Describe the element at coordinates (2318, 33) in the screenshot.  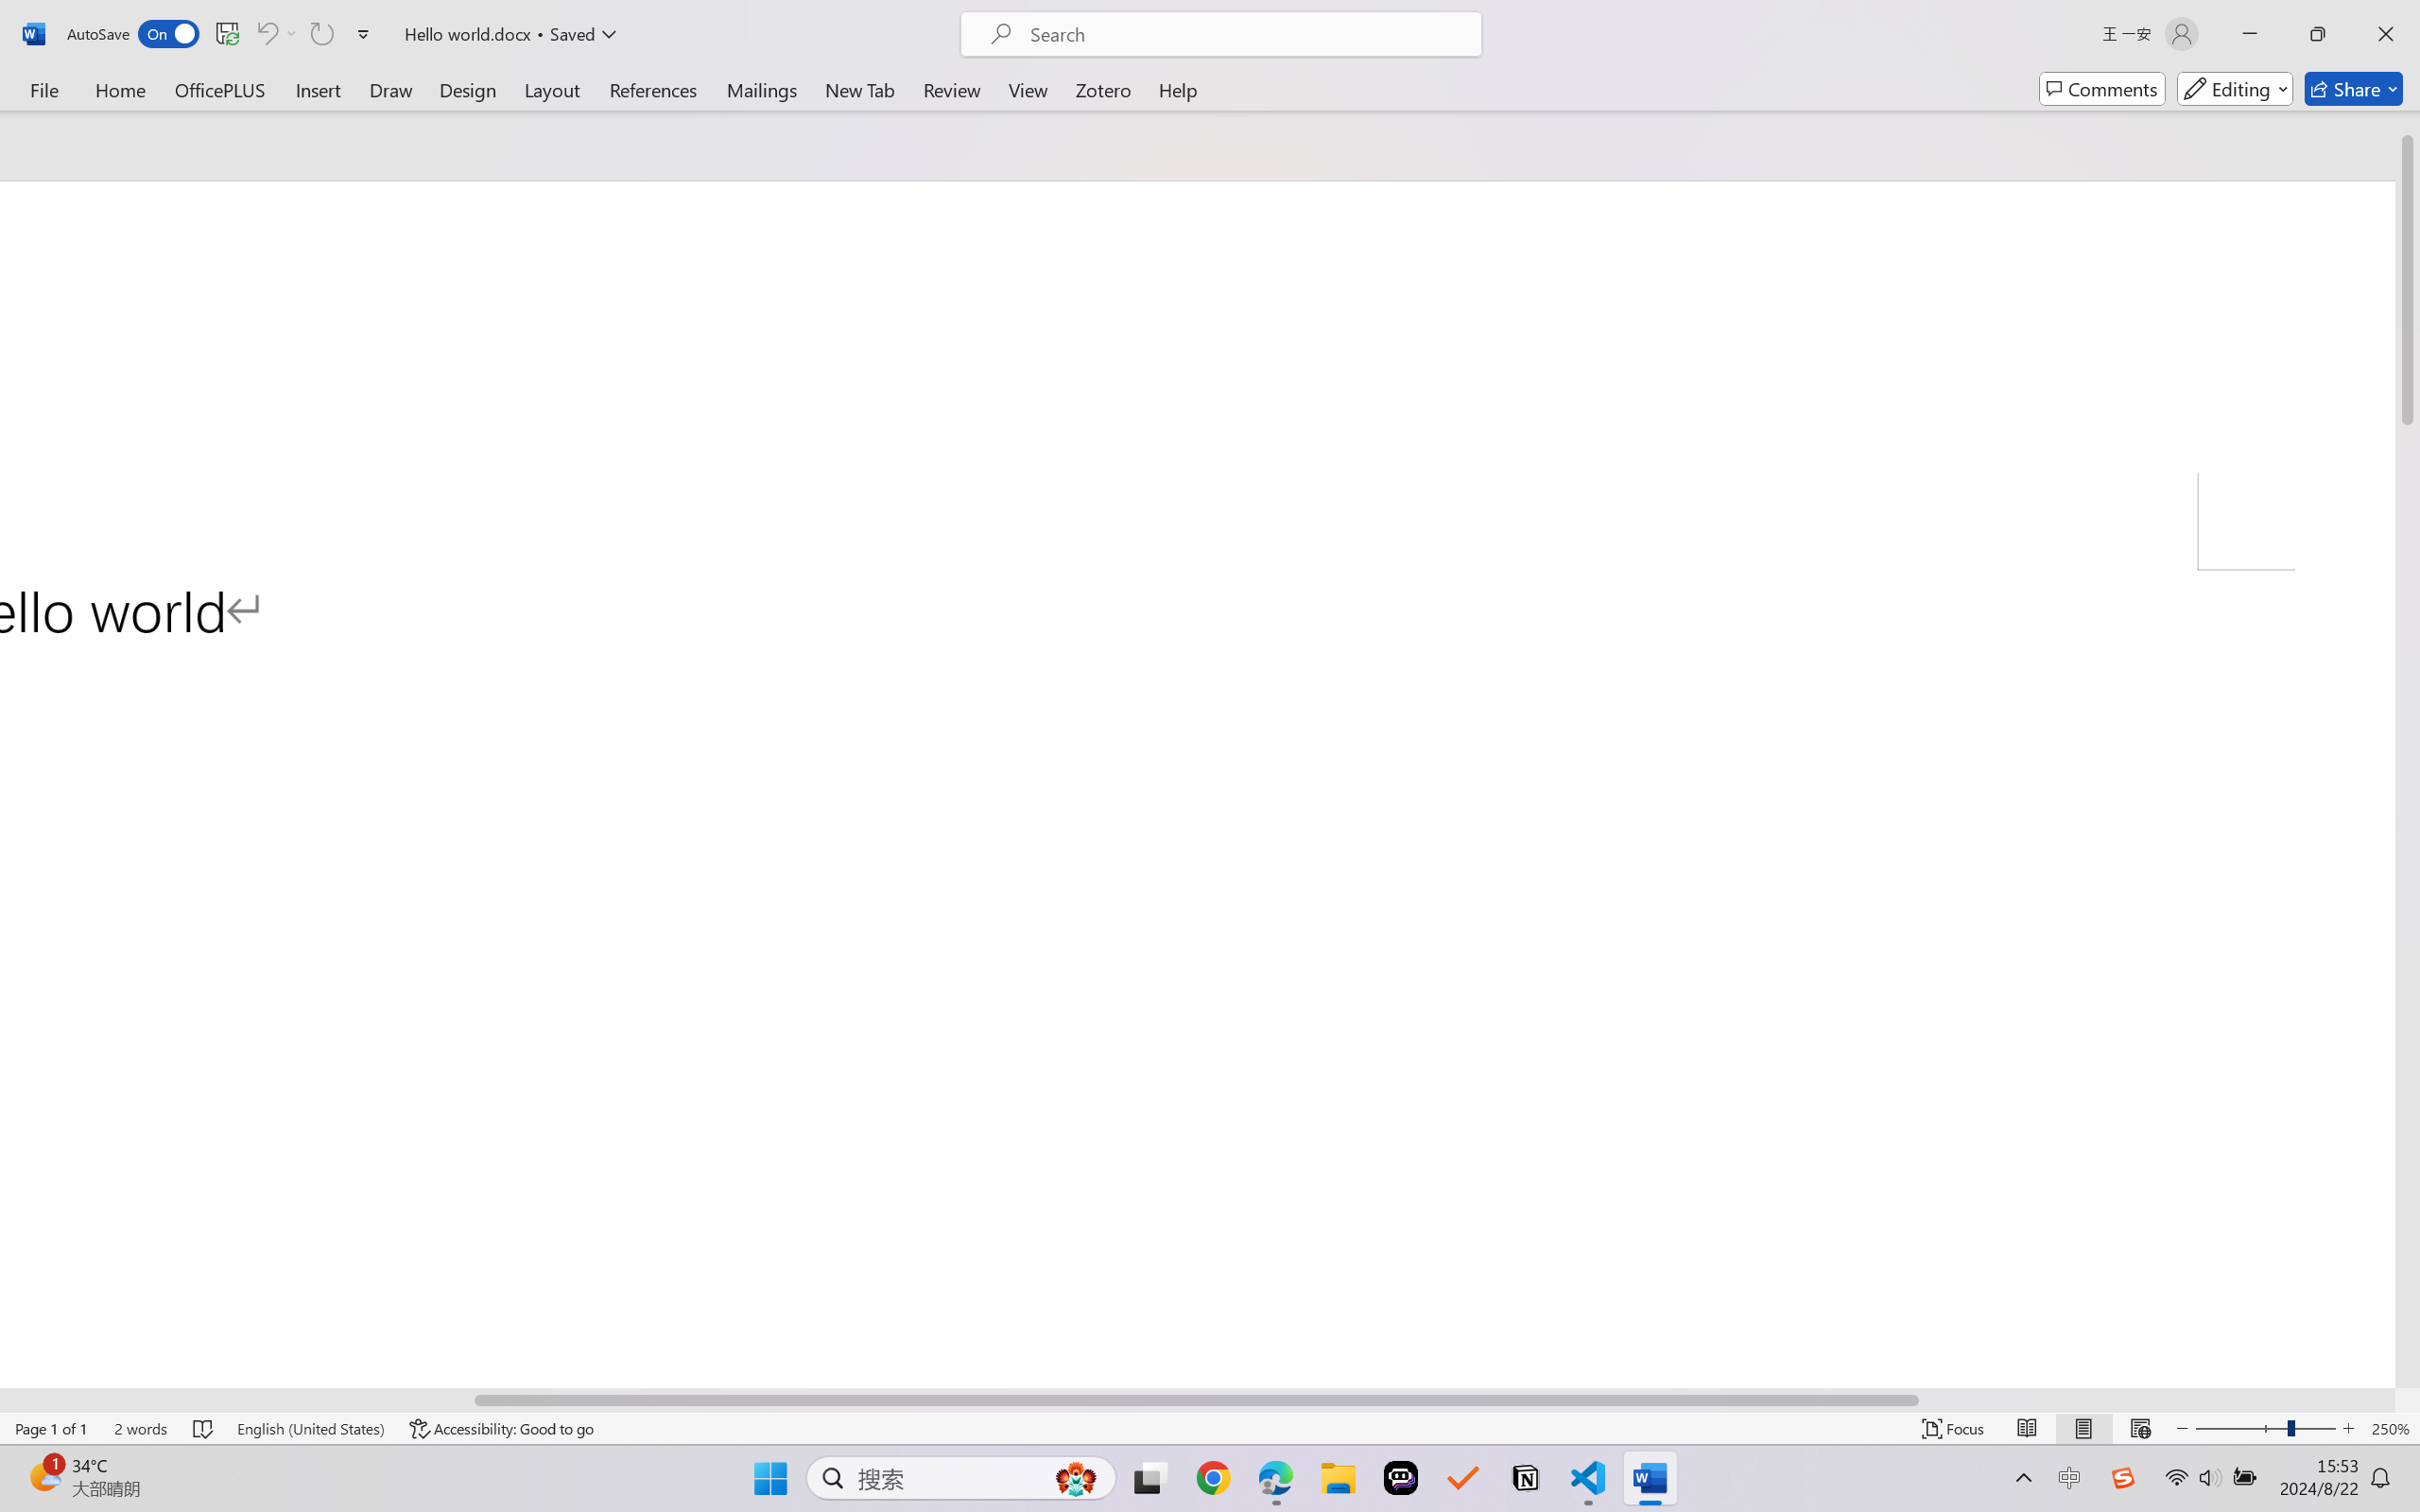
I see `'Restore Down'` at that location.